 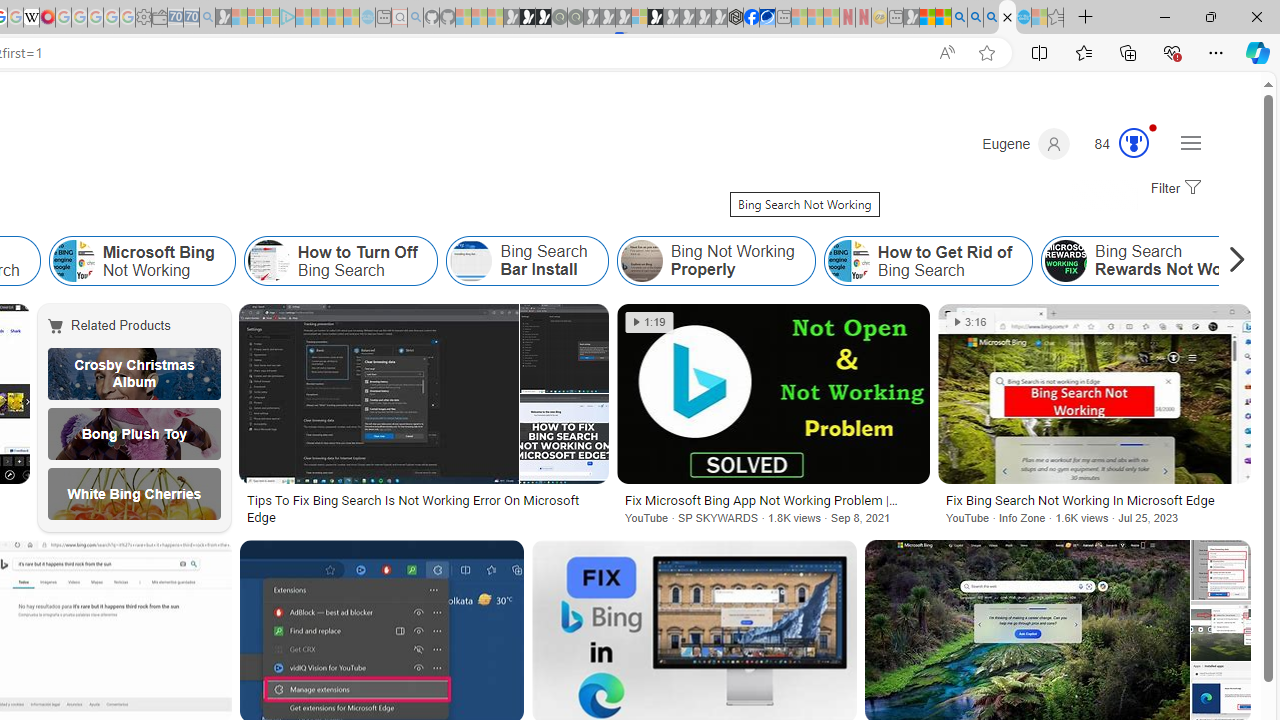 I want to click on 'Image result for Bing Search Not Working', so click(x=1093, y=393).